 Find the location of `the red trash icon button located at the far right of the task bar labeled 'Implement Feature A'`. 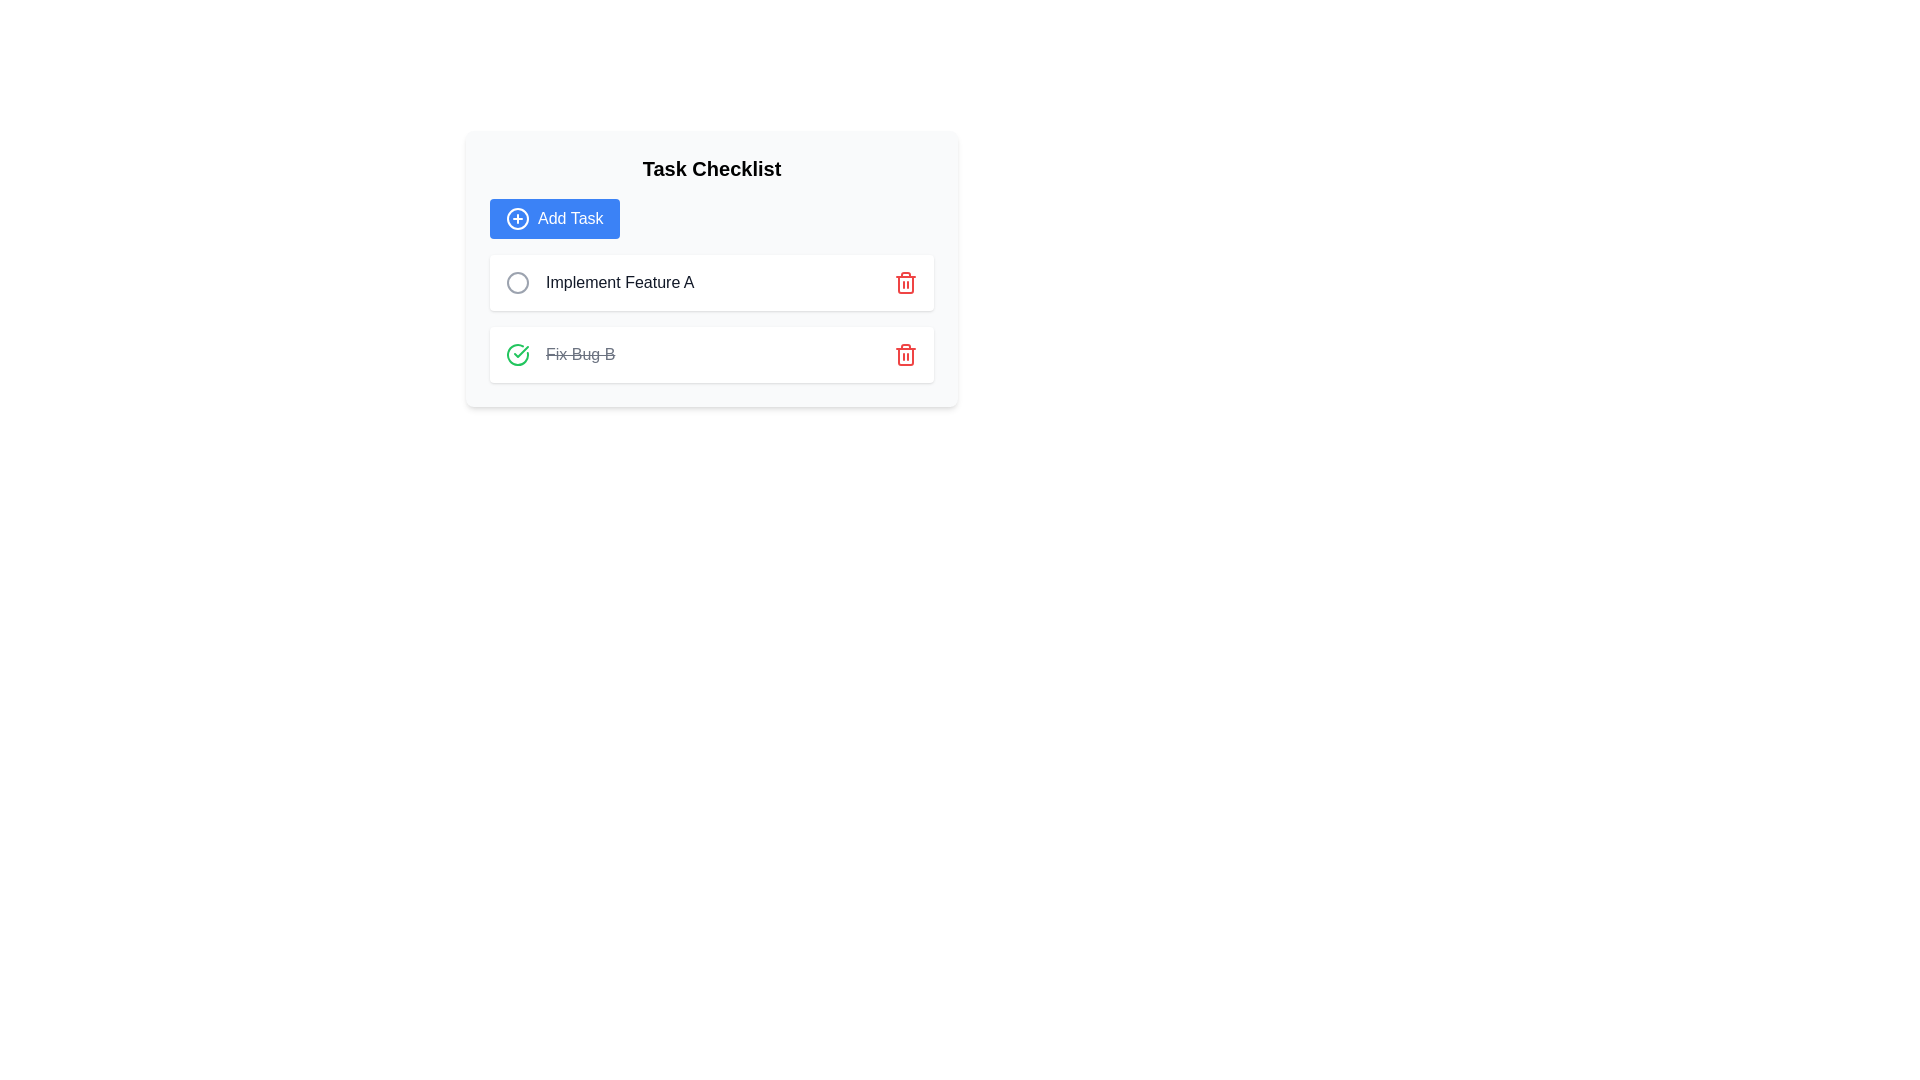

the red trash icon button located at the far right of the task bar labeled 'Implement Feature A' is located at coordinates (905, 282).